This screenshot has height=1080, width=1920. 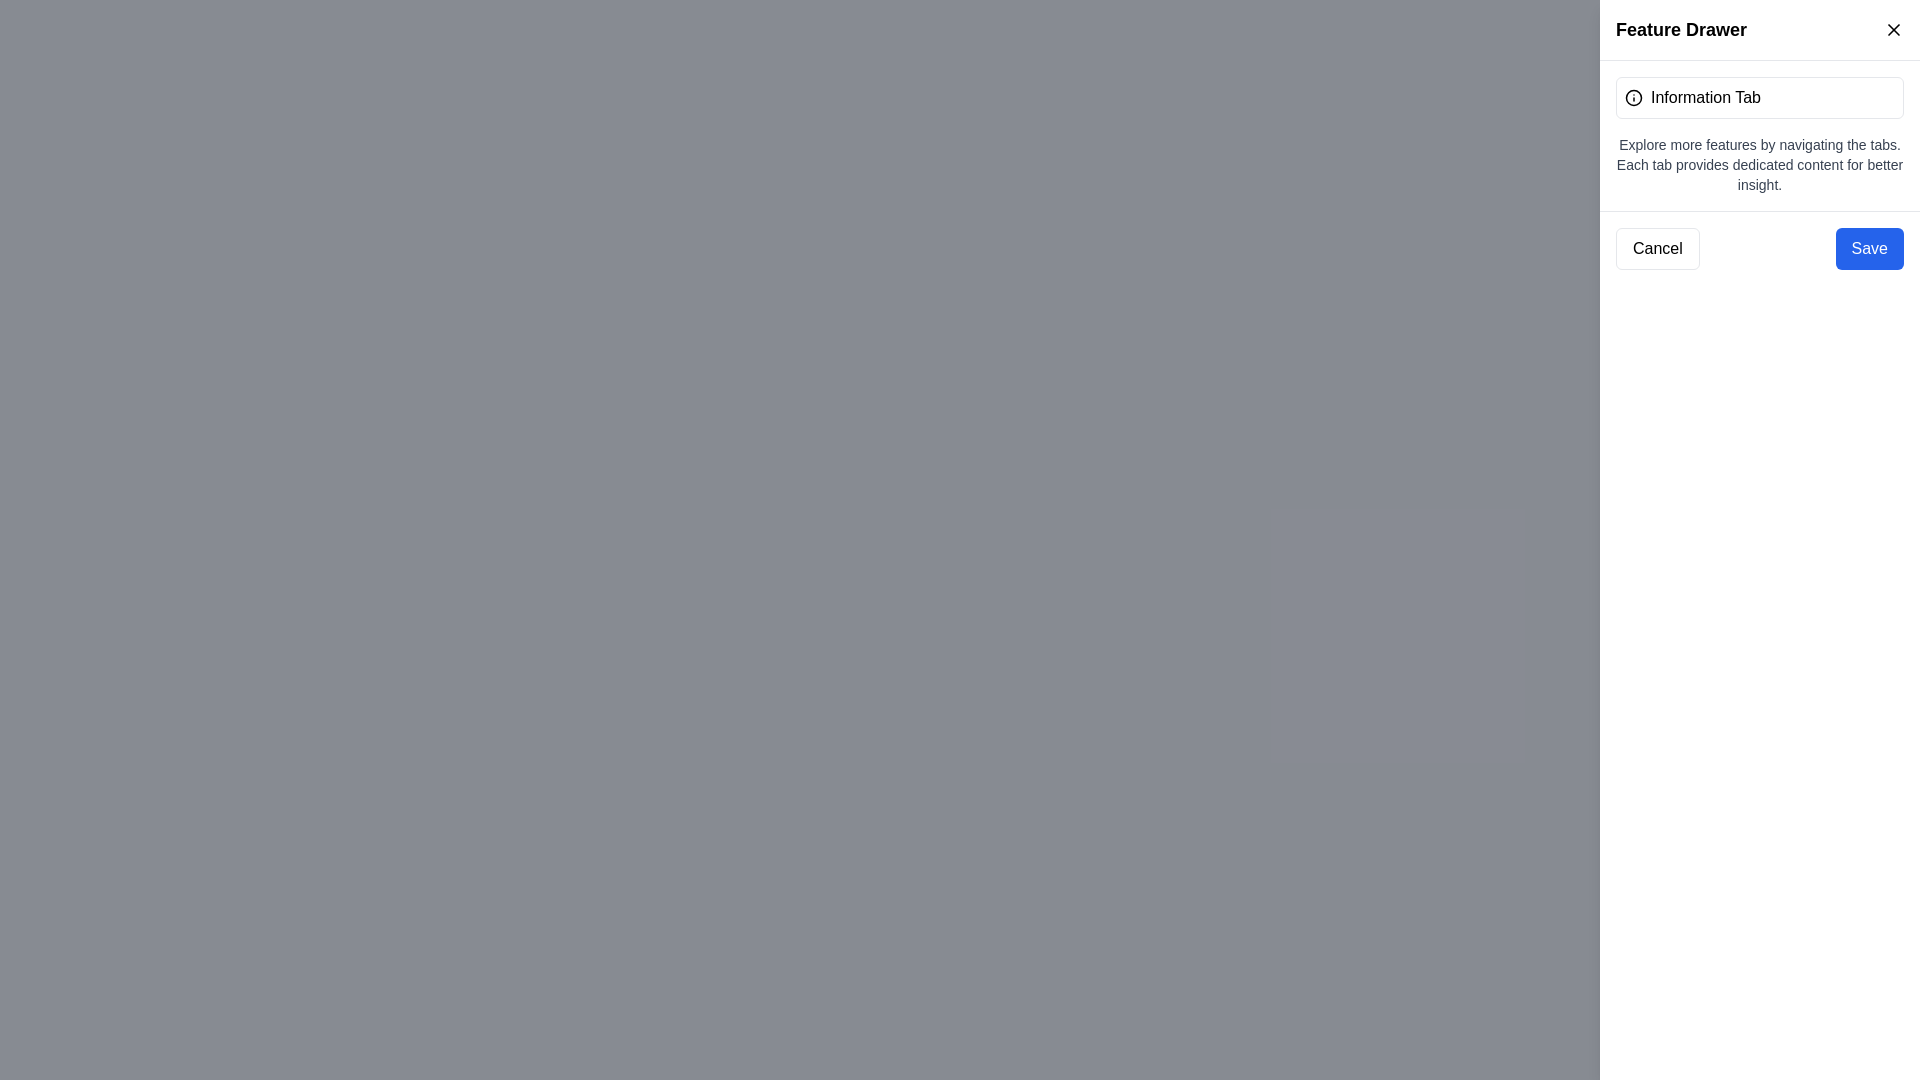 What do you see at coordinates (1893, 30) in the screenshot?
I see `the diagonal cross icon located in the top-right corner of the 'Feature Drawer' panel for keyboard navigation` at bounding box center [1893, 30].